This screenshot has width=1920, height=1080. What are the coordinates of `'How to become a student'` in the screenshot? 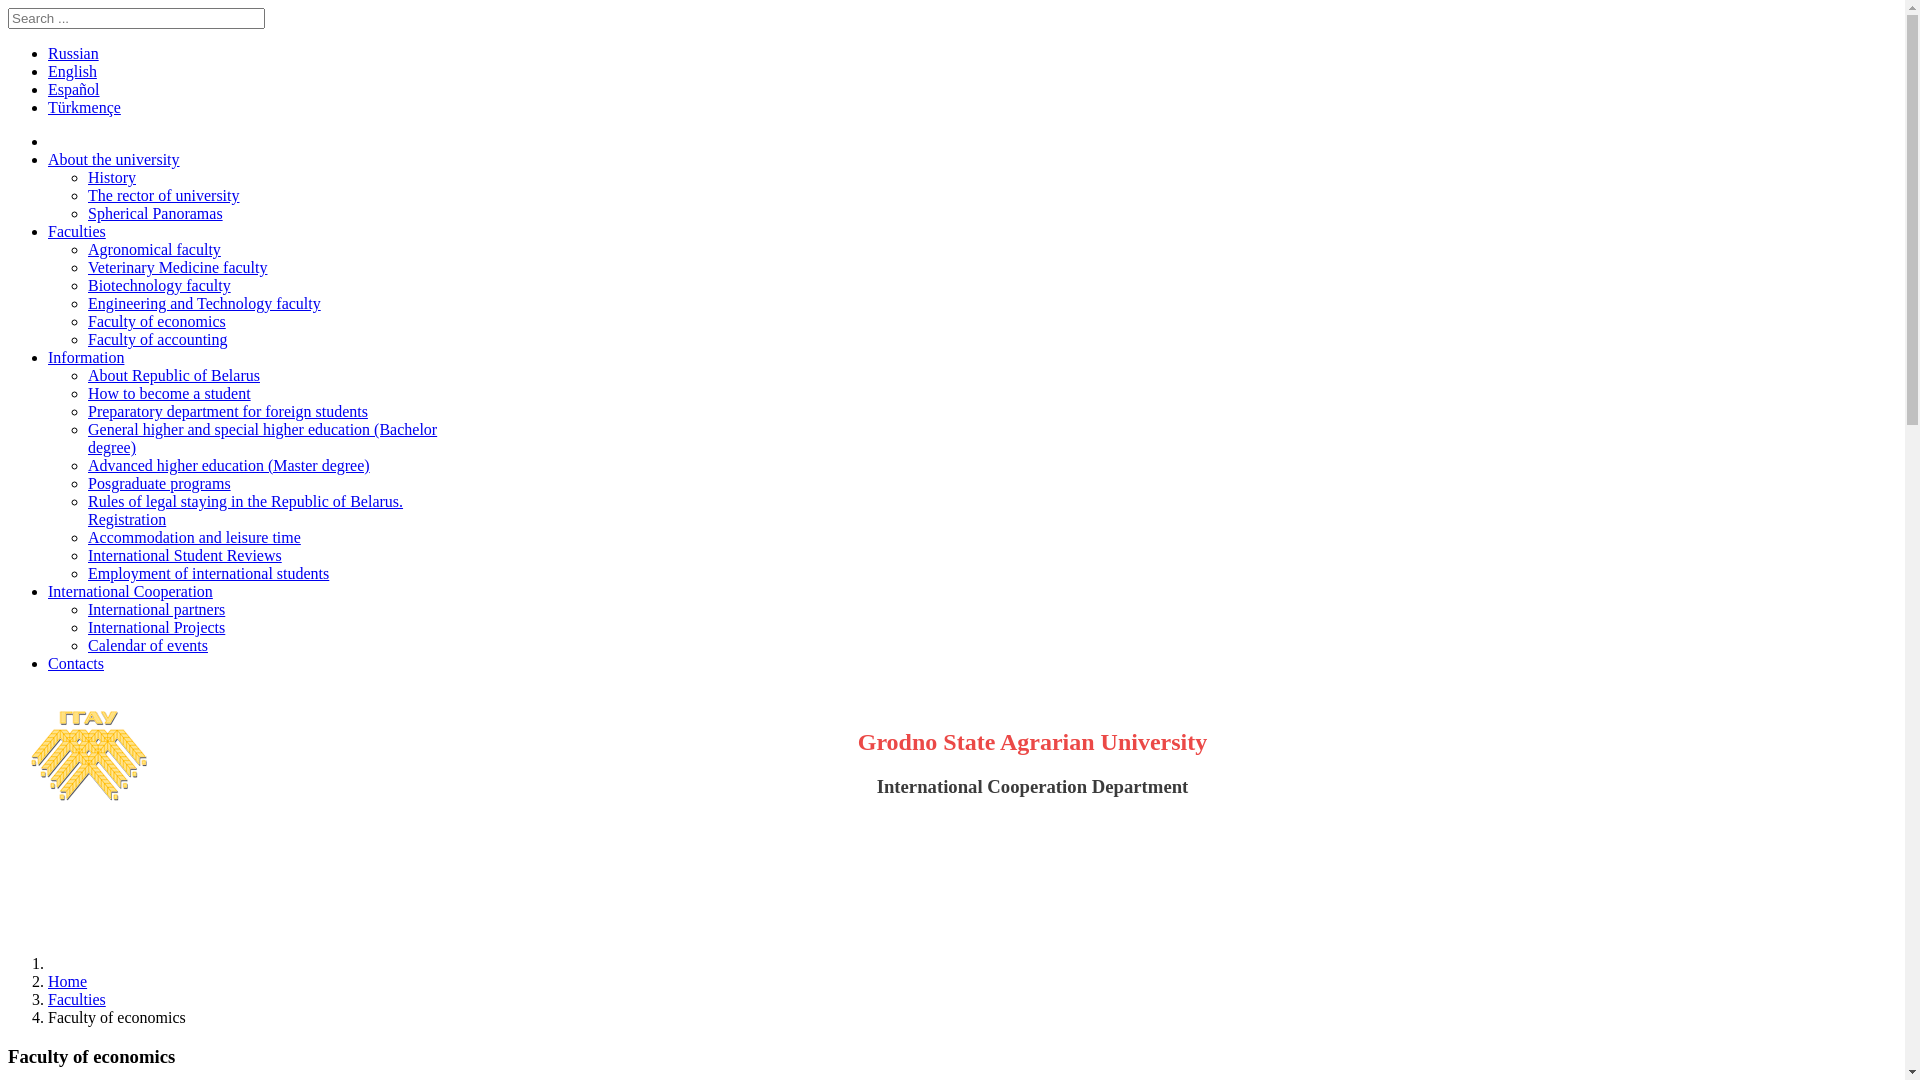 It's located at (169, 393).